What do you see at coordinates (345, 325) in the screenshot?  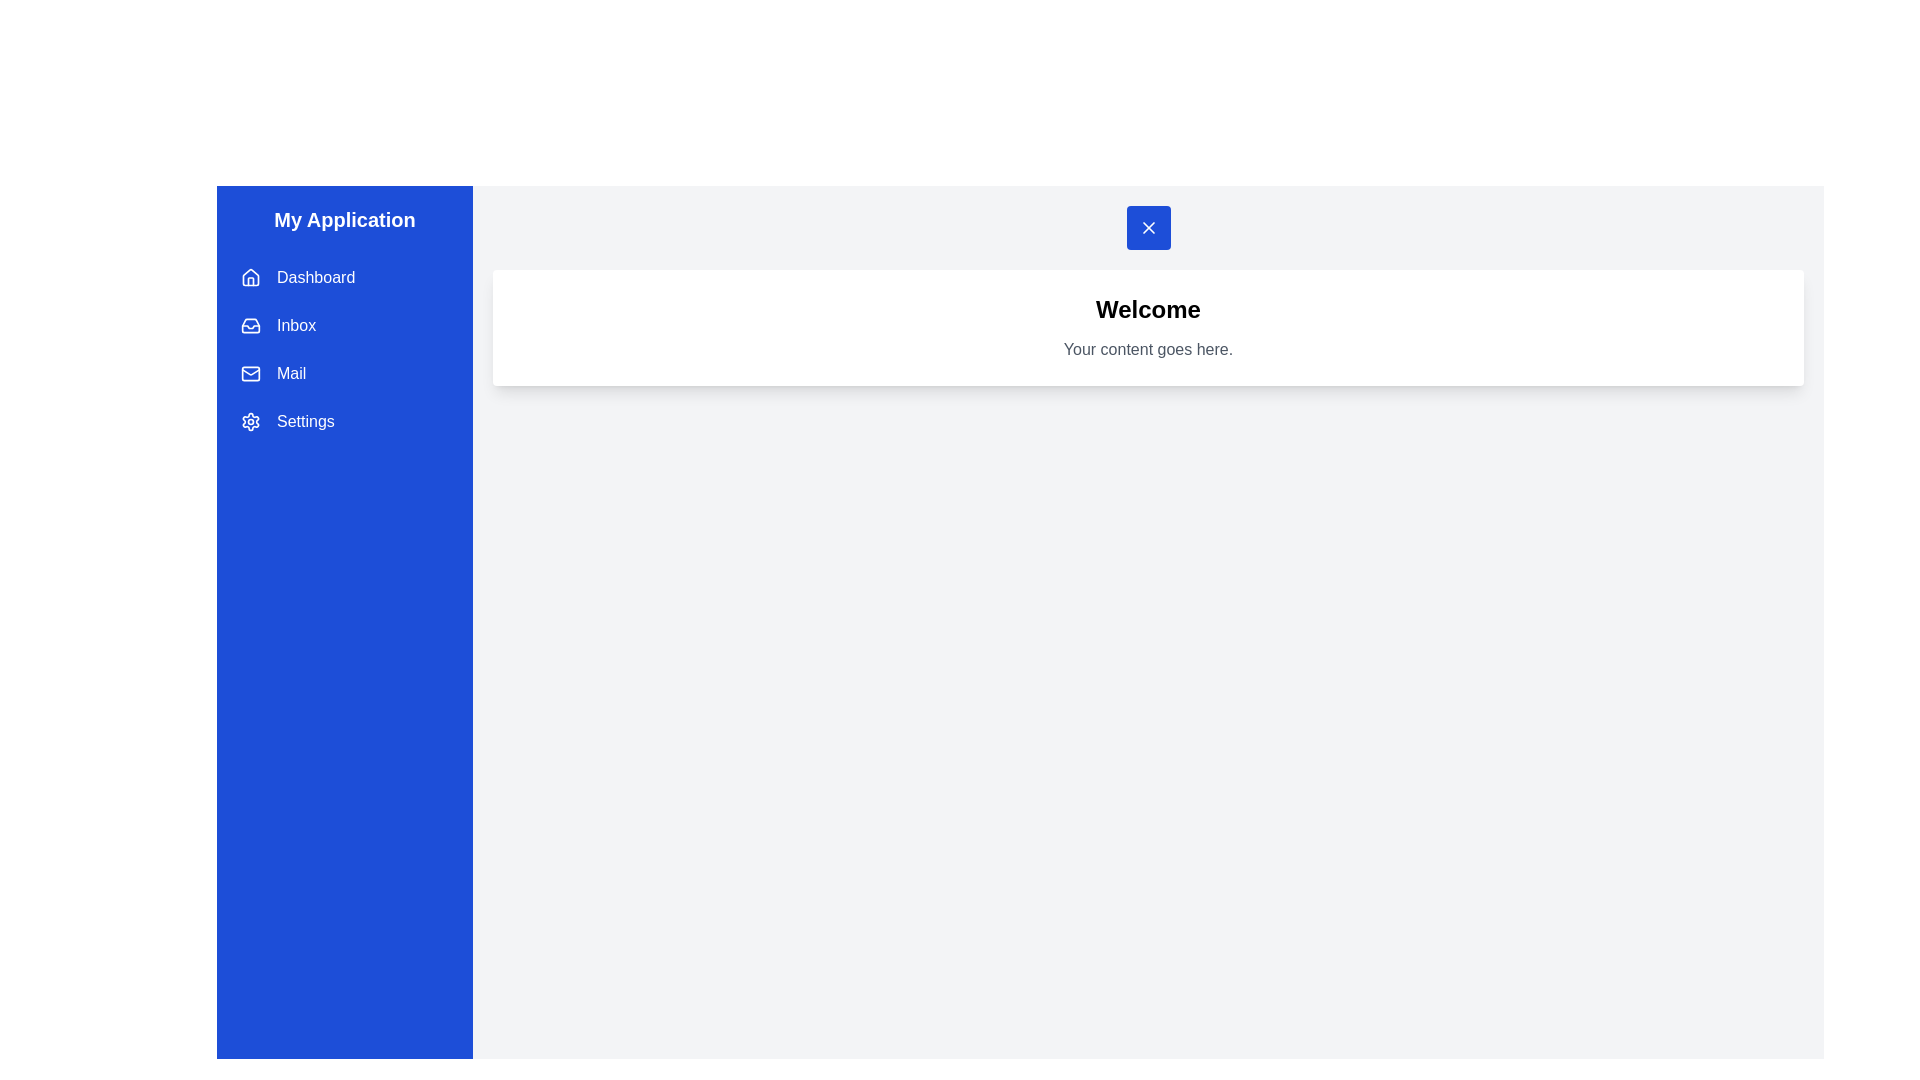 I see `the menu item Inbox from the drawer` at bounding box center [345, 325].